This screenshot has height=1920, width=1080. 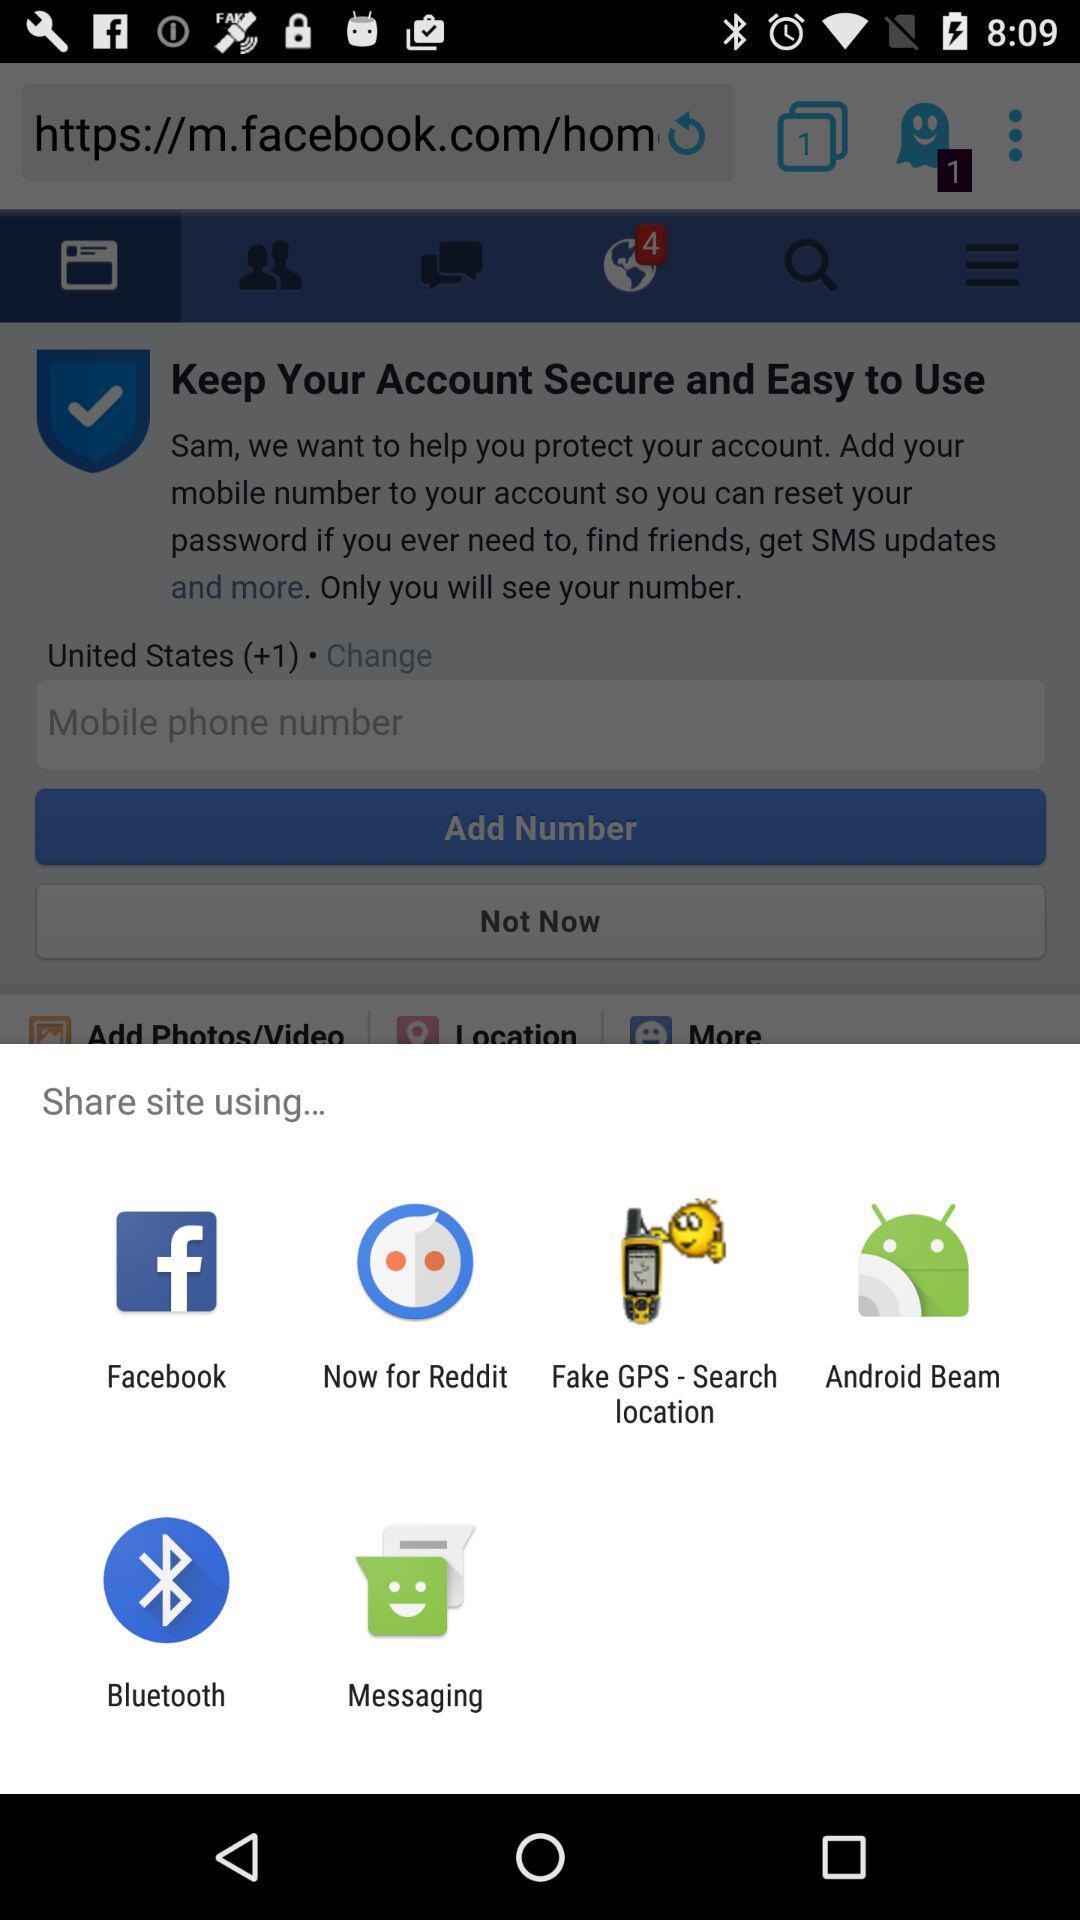 What do you see at coordinates (913, 1392) in the screenshot?
I see `the android beam icon` at bounding box center [913, 1392].